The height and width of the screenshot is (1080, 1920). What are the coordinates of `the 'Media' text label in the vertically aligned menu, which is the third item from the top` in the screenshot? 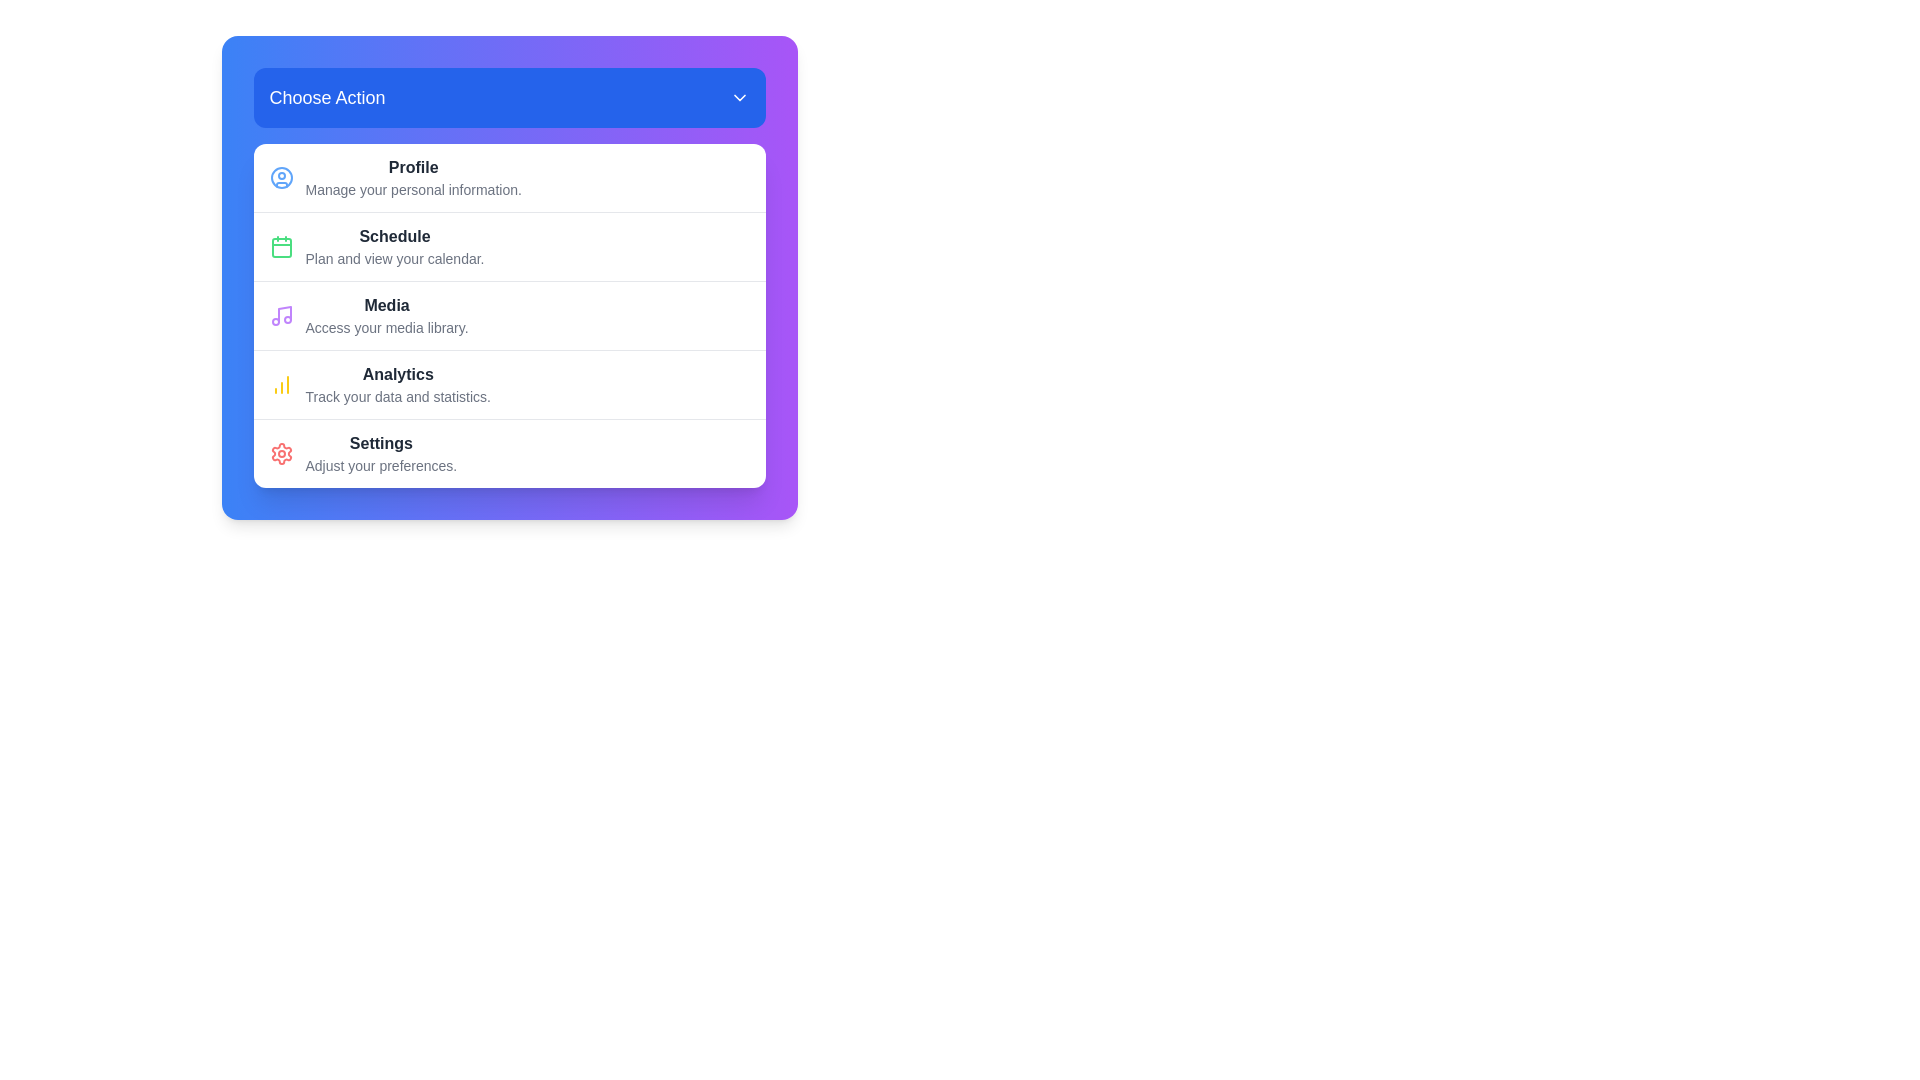 It's located at (387, 315).